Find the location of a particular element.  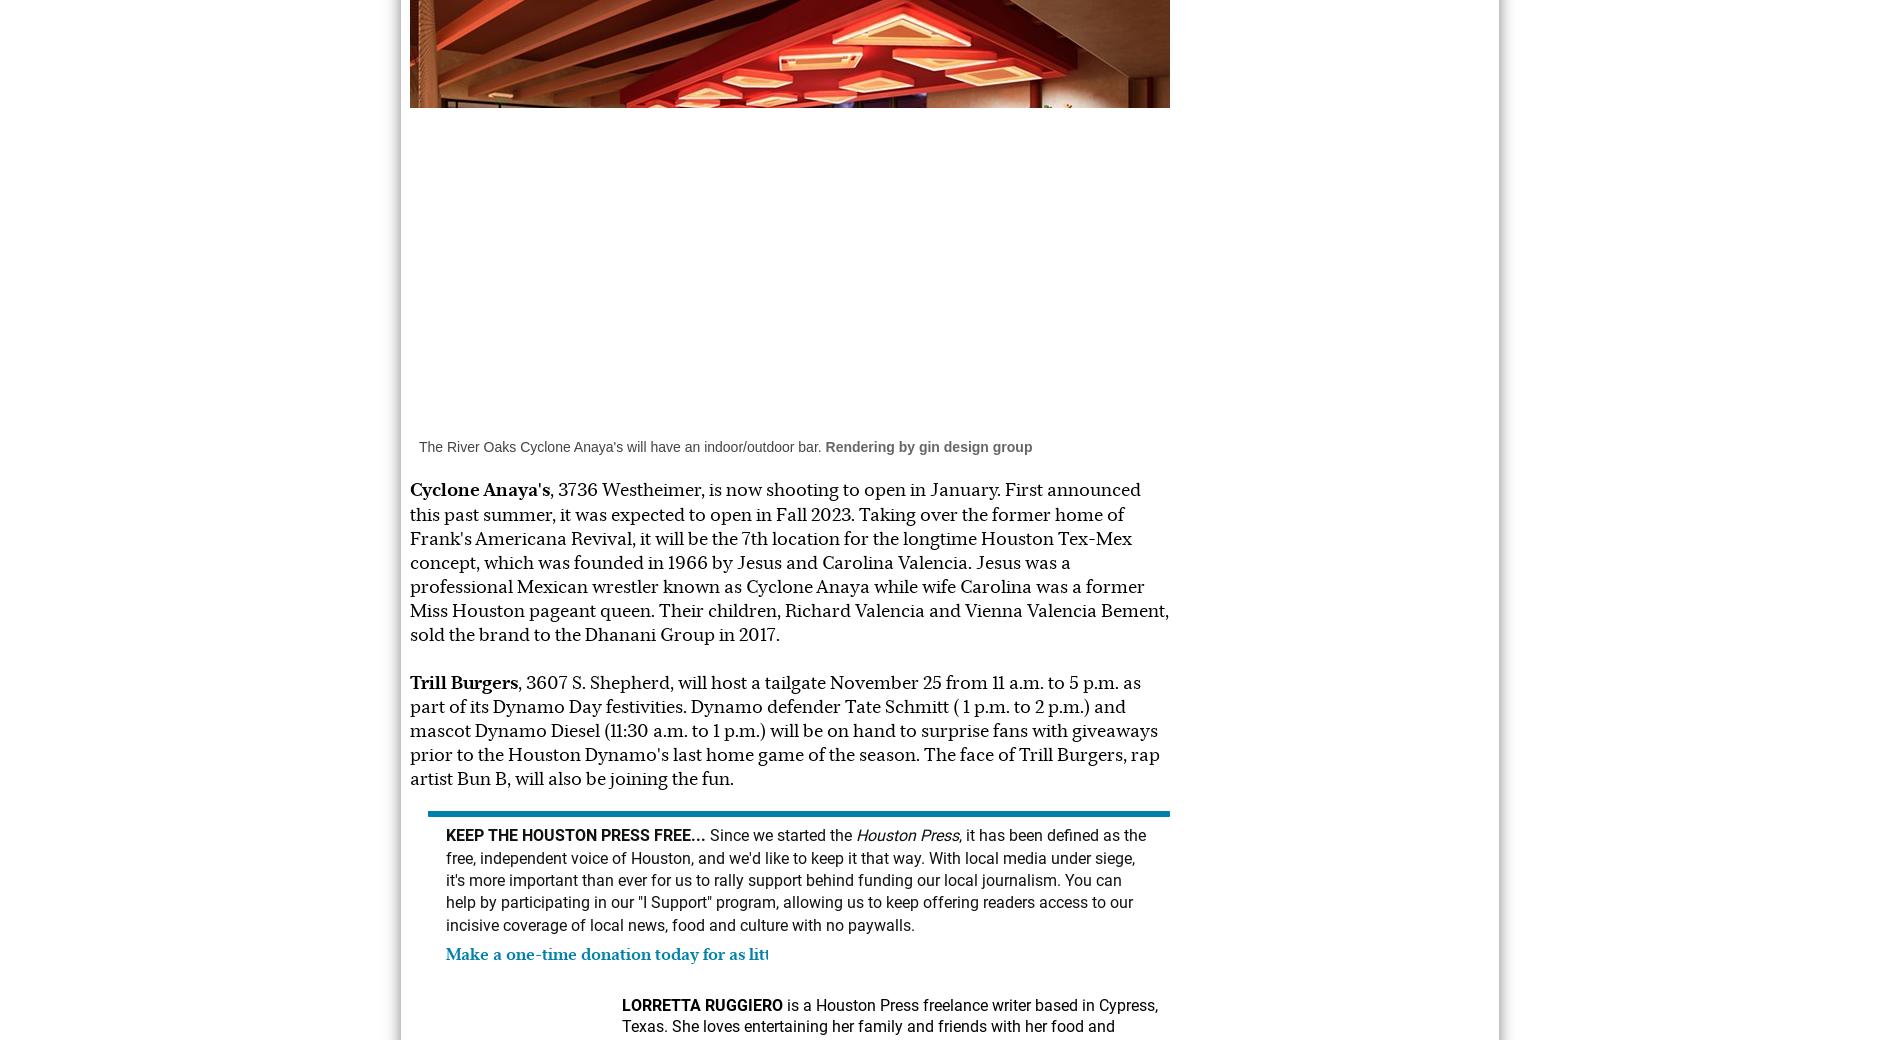

'Make a one-time donation today for as little as $1.' is located at coordinates (637, 954).